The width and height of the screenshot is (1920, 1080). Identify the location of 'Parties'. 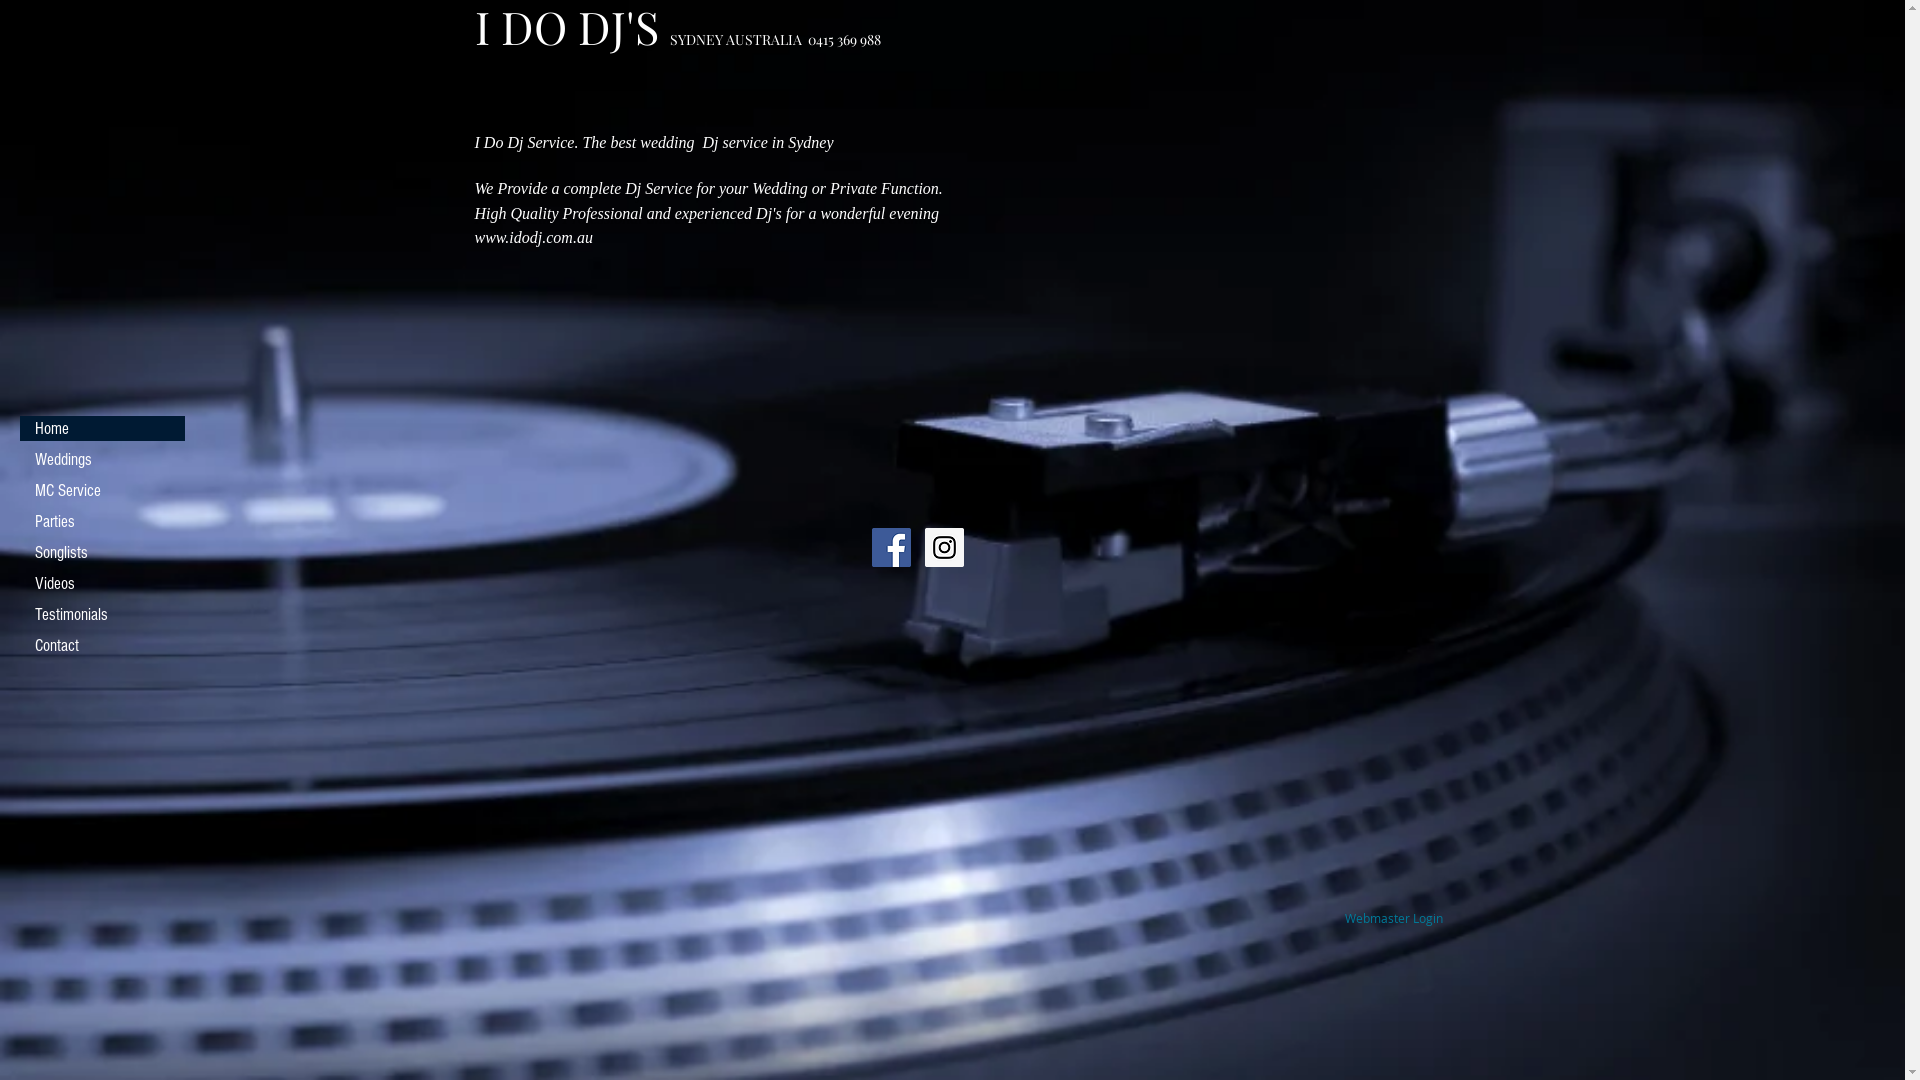
(101, 520).